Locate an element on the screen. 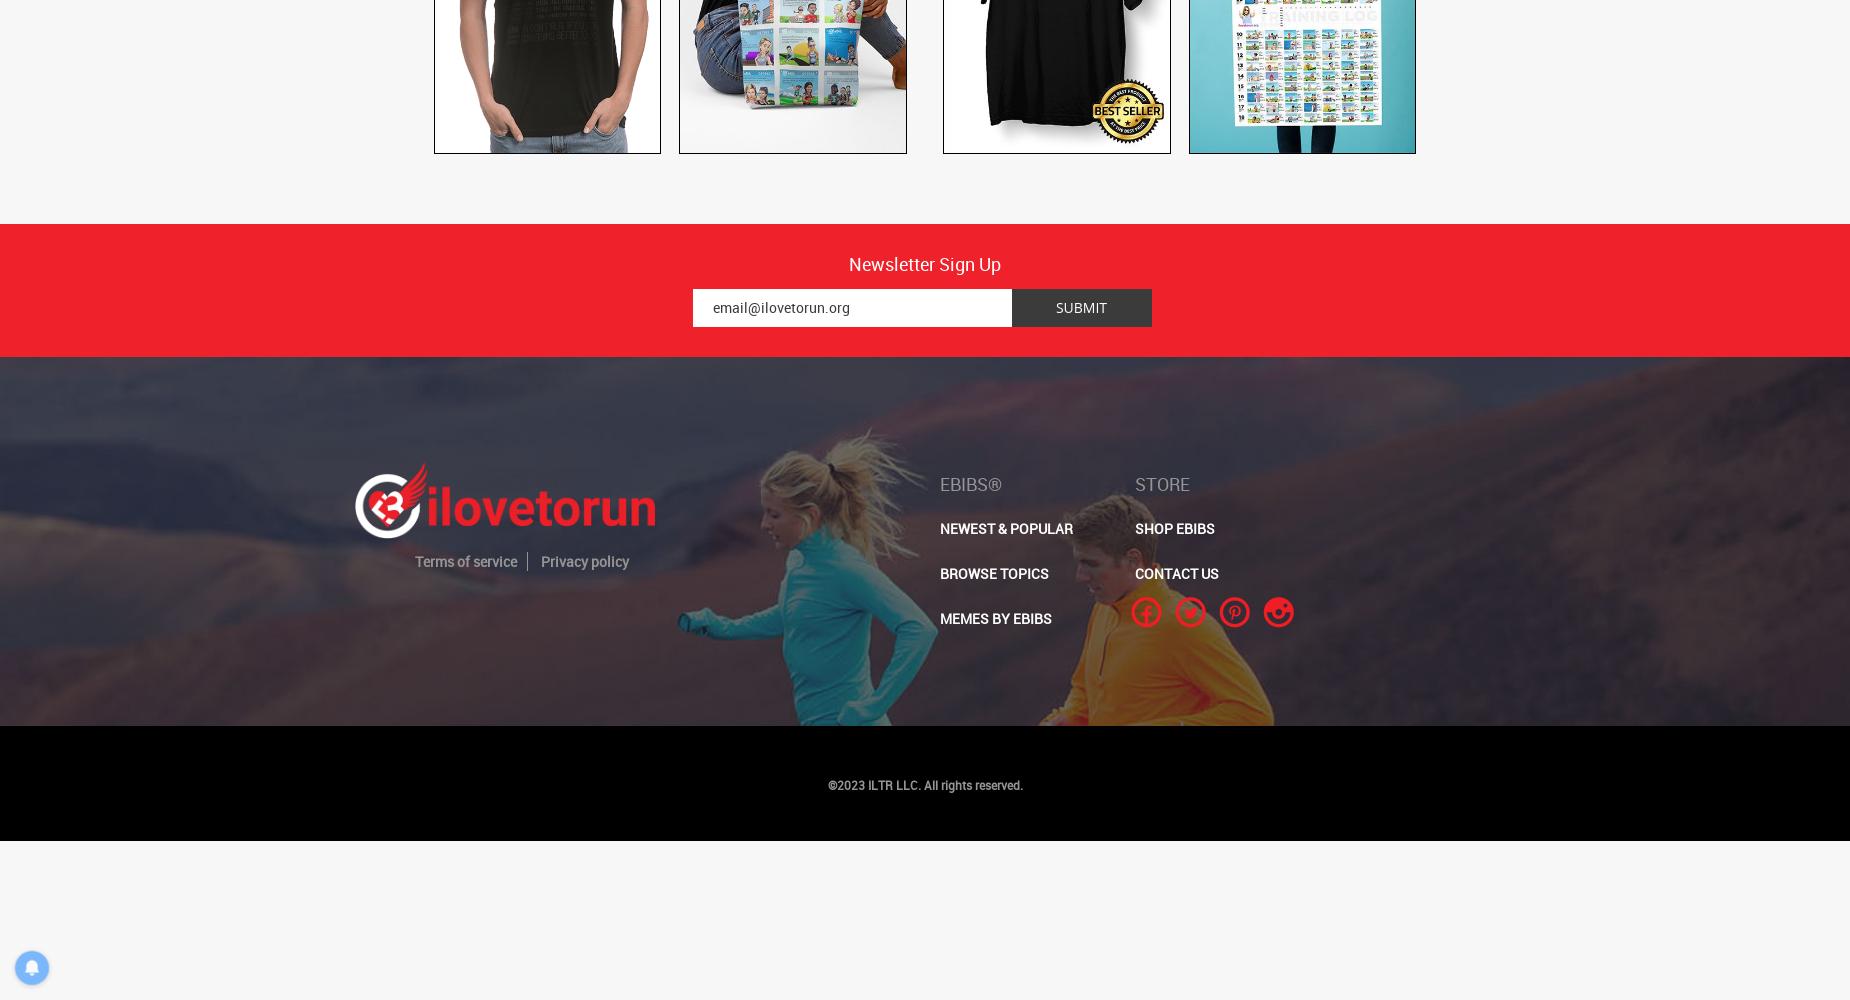 The width and height of the screenshot is (1850, 1000). 'EBIBS®' is located at coordinates (970, 483).